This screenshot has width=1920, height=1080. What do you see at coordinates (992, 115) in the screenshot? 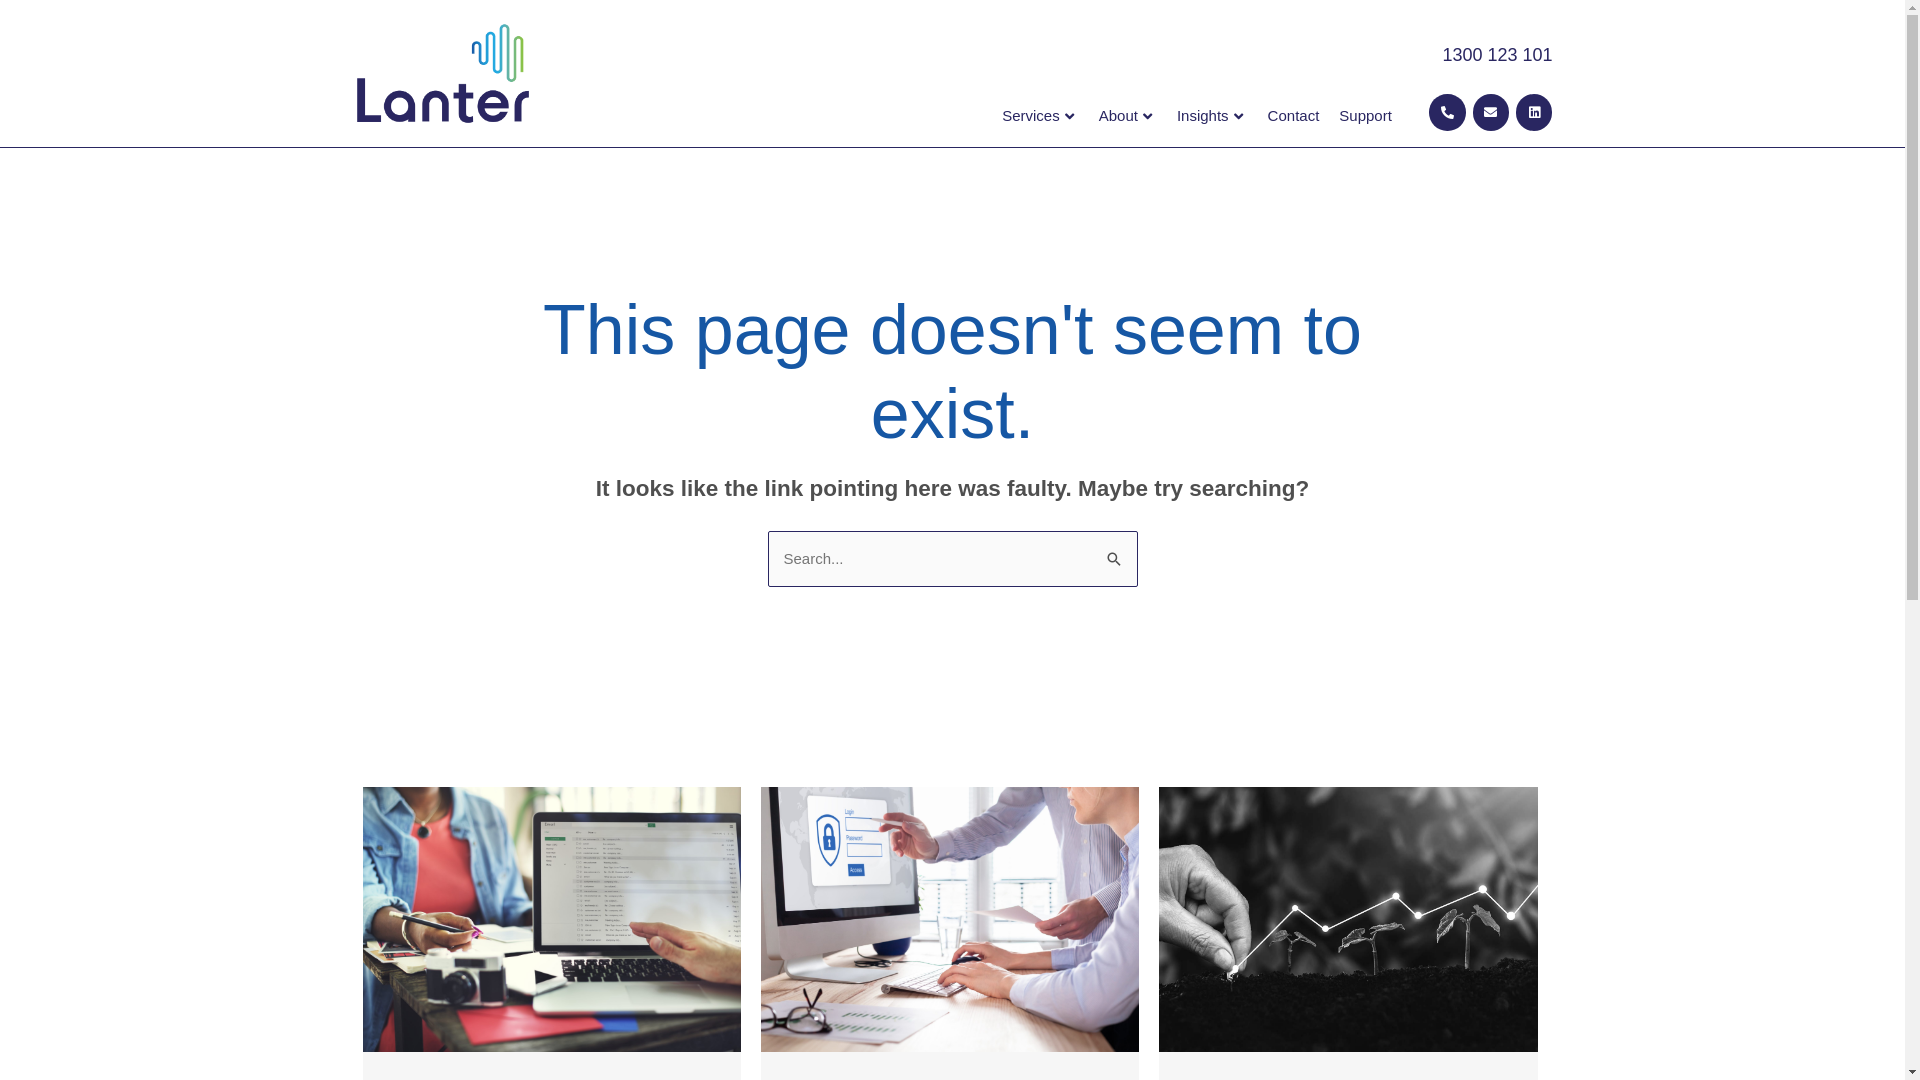
I see `'Services'` at bounding box center [992, 115].